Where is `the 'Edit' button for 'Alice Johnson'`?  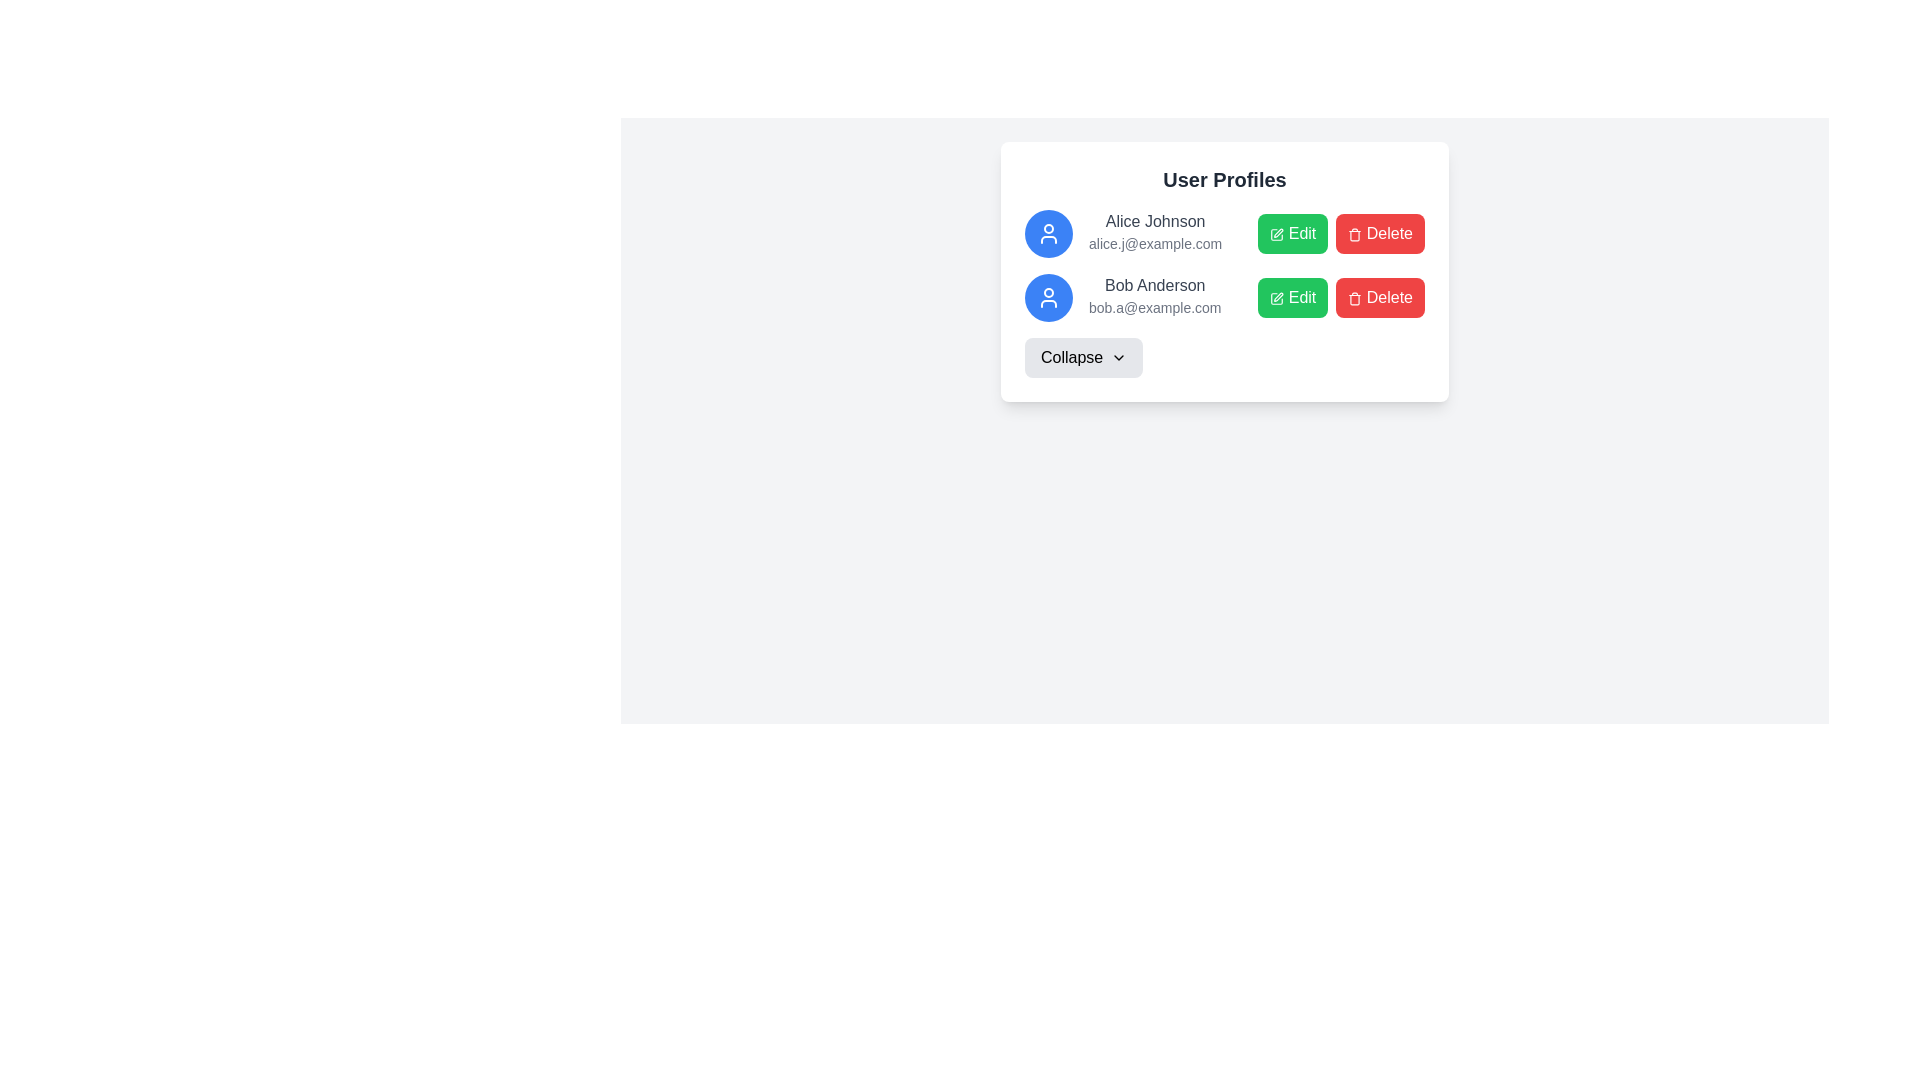 the 'Edit' button for 'Alice Johnson' is located at coordinates (1293, 233).